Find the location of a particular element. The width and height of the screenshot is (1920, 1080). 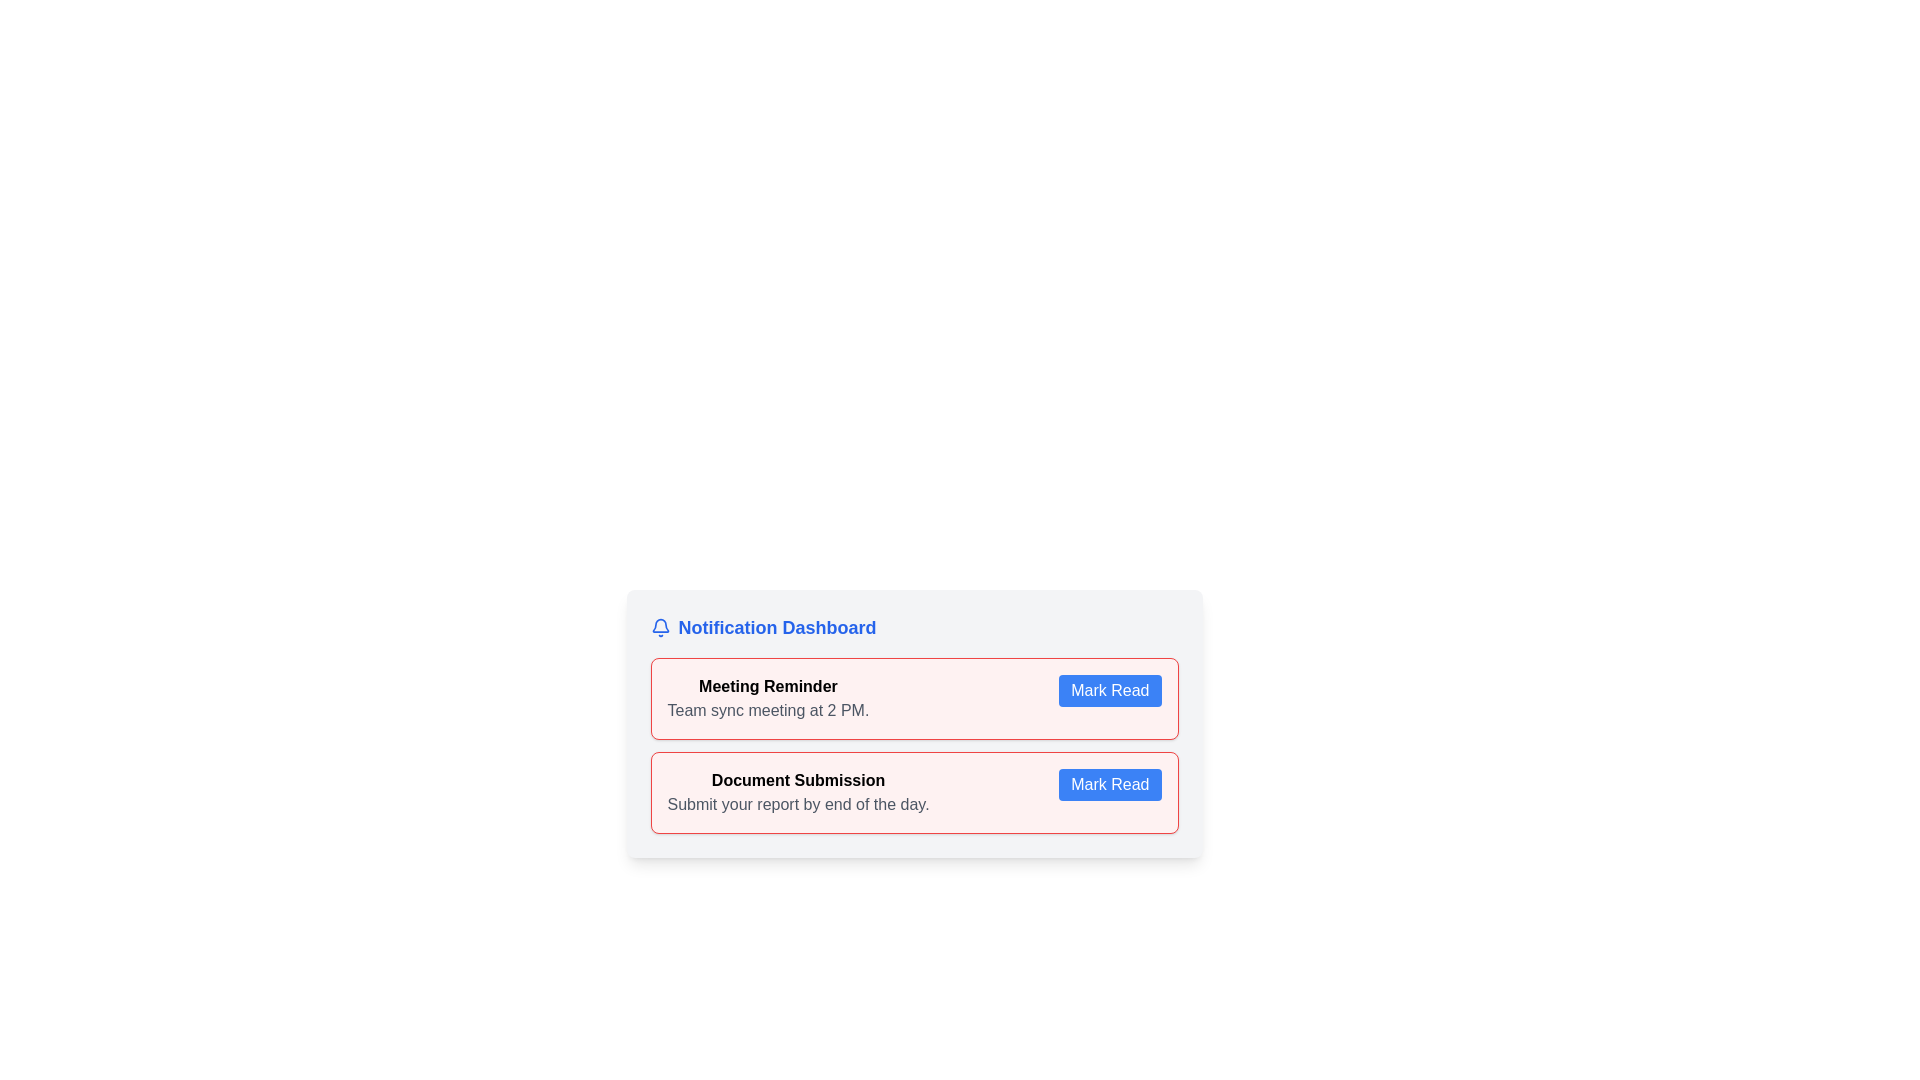

the first notification card in the visible notification list that provides information about an upcoming meeting, located above the 'Mark Read' button is located at coordinates (767, 697).